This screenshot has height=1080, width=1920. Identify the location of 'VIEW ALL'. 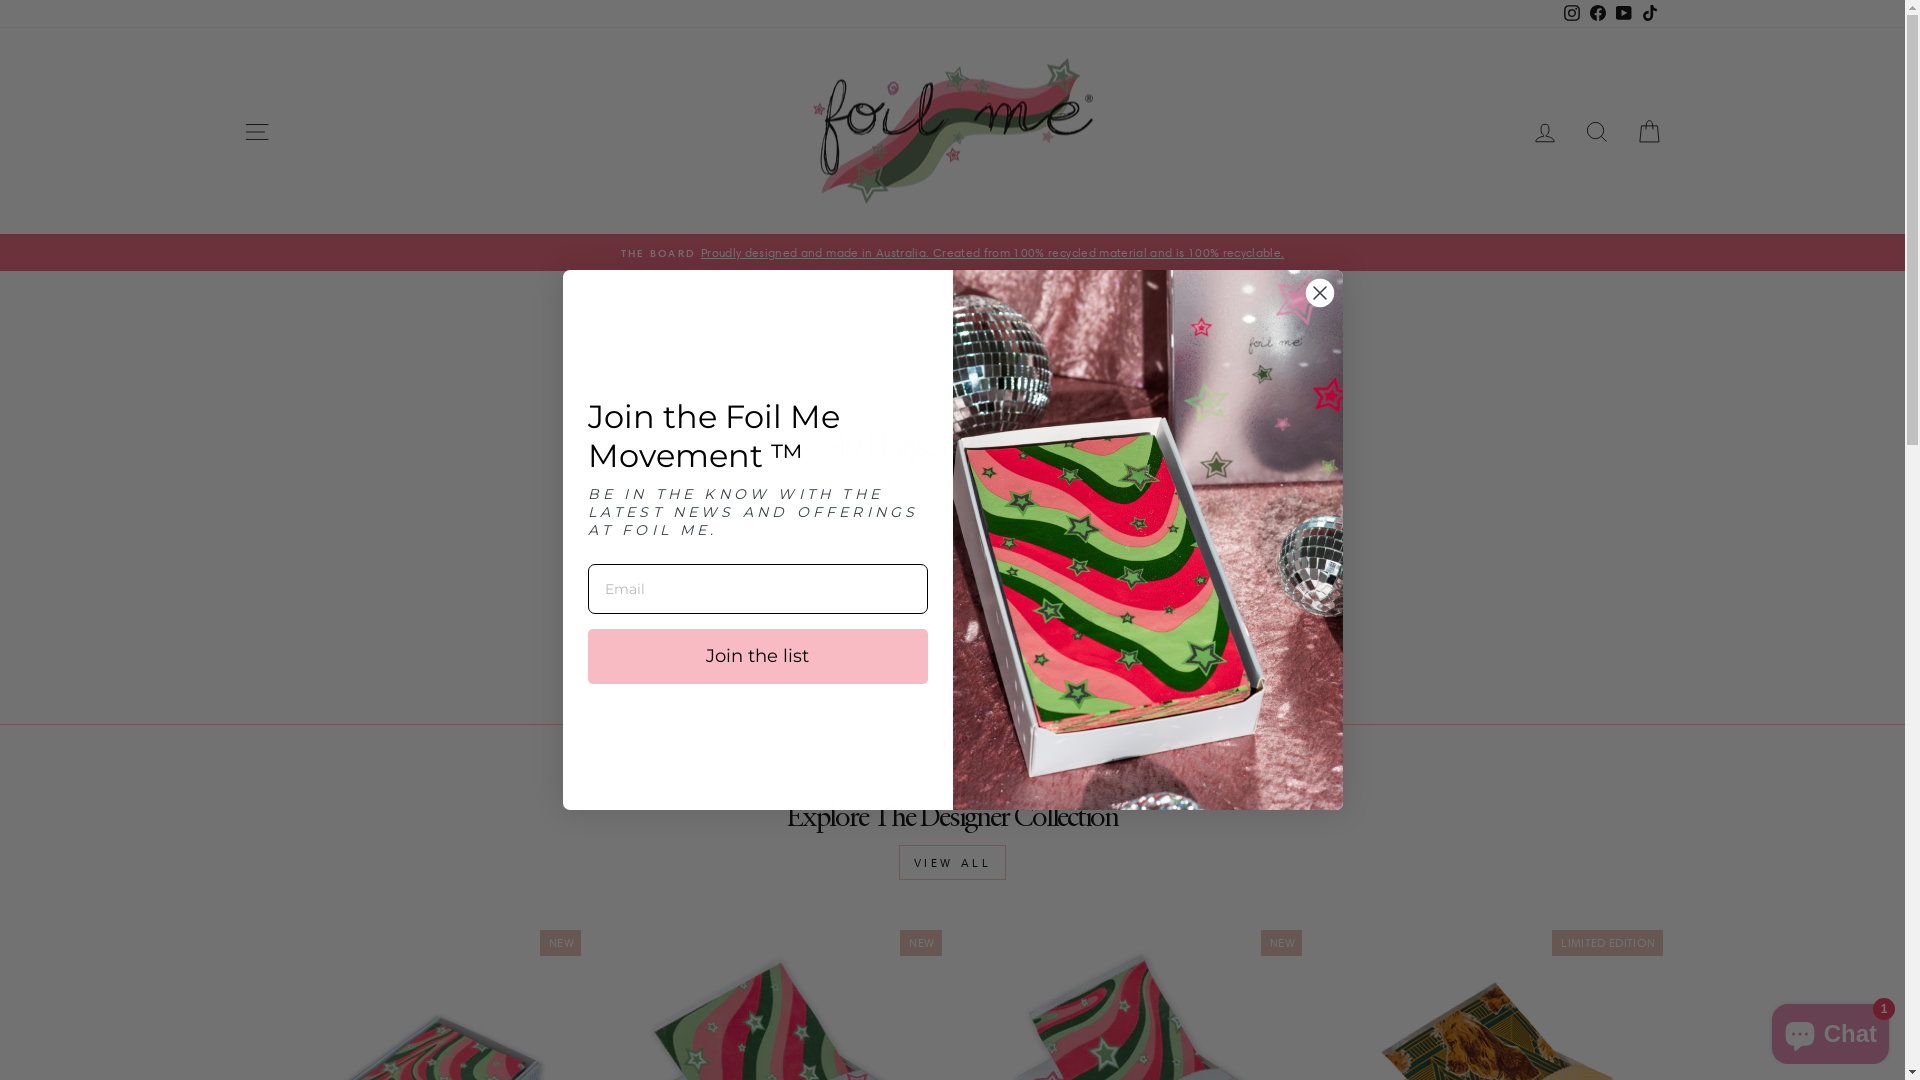
(952, 861).